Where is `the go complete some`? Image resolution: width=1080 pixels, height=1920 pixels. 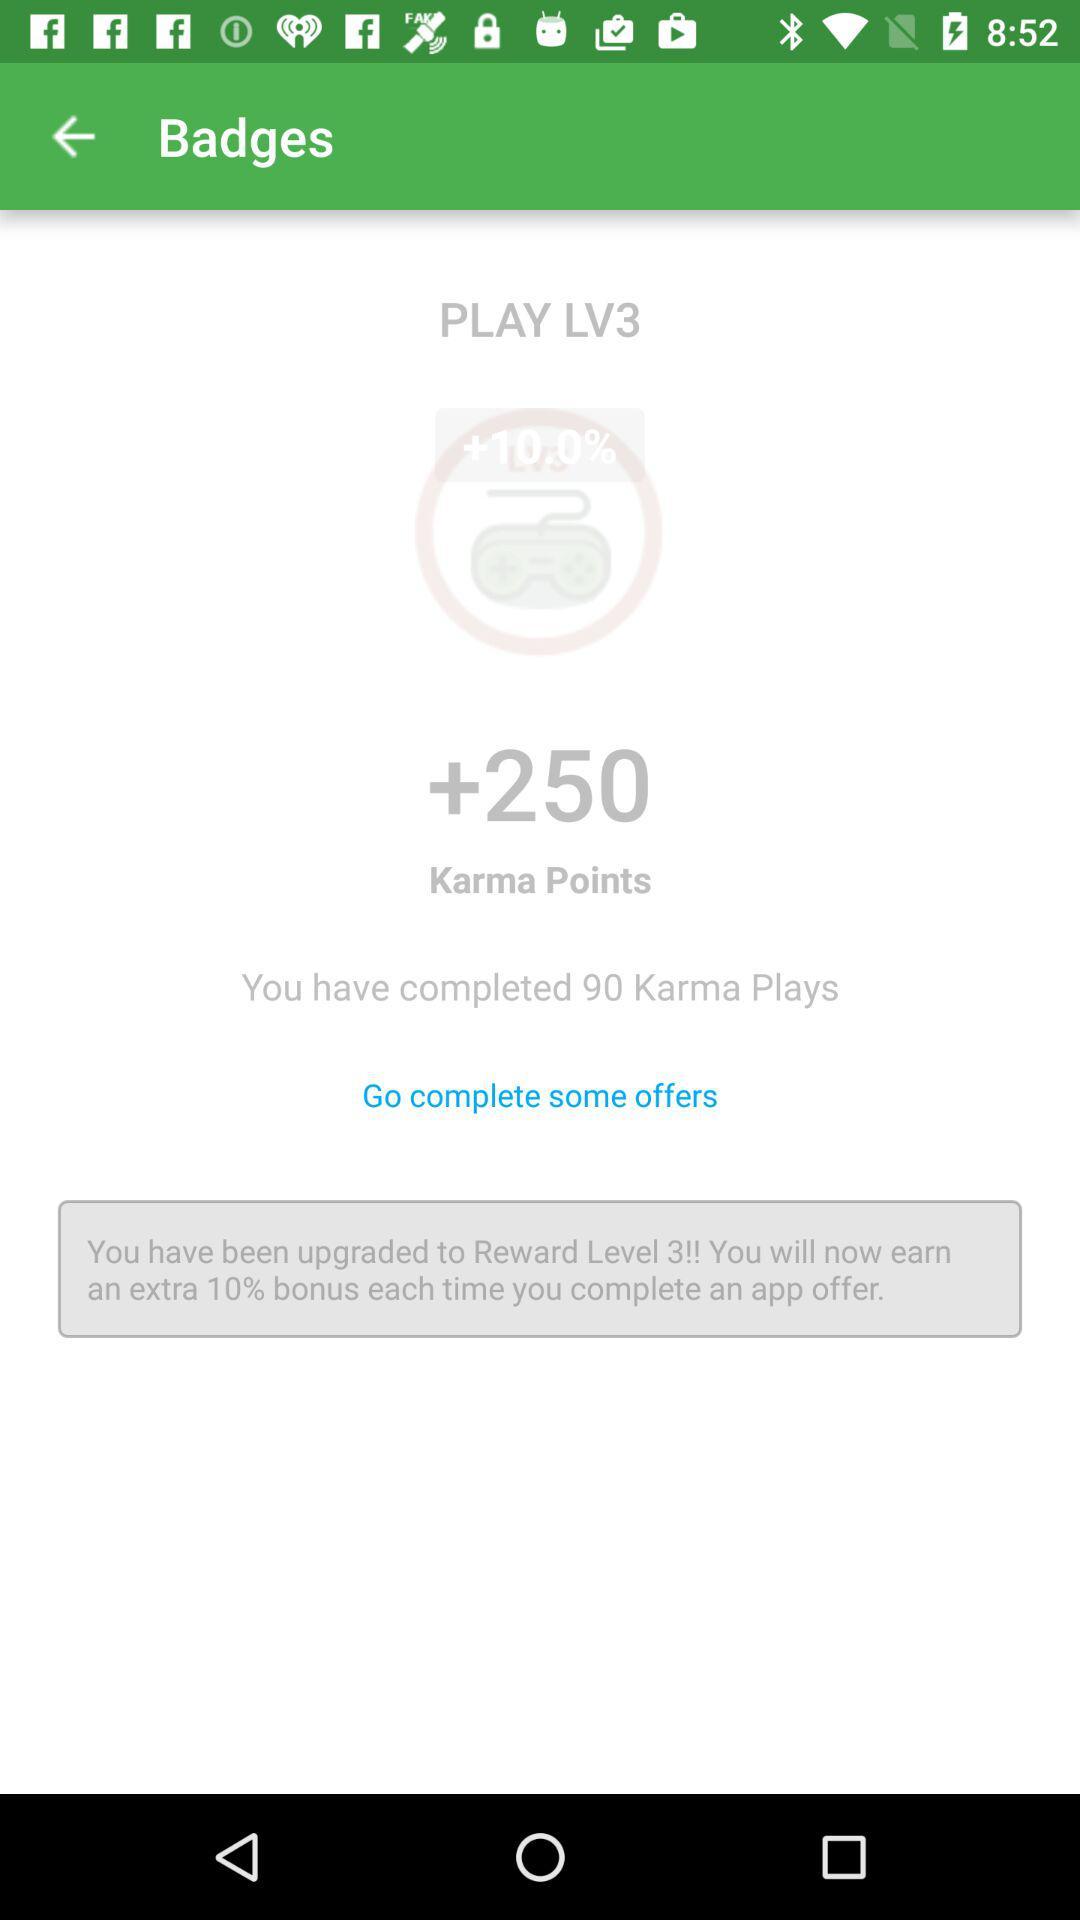 the go complete some is located at coordinates (540, 1093).